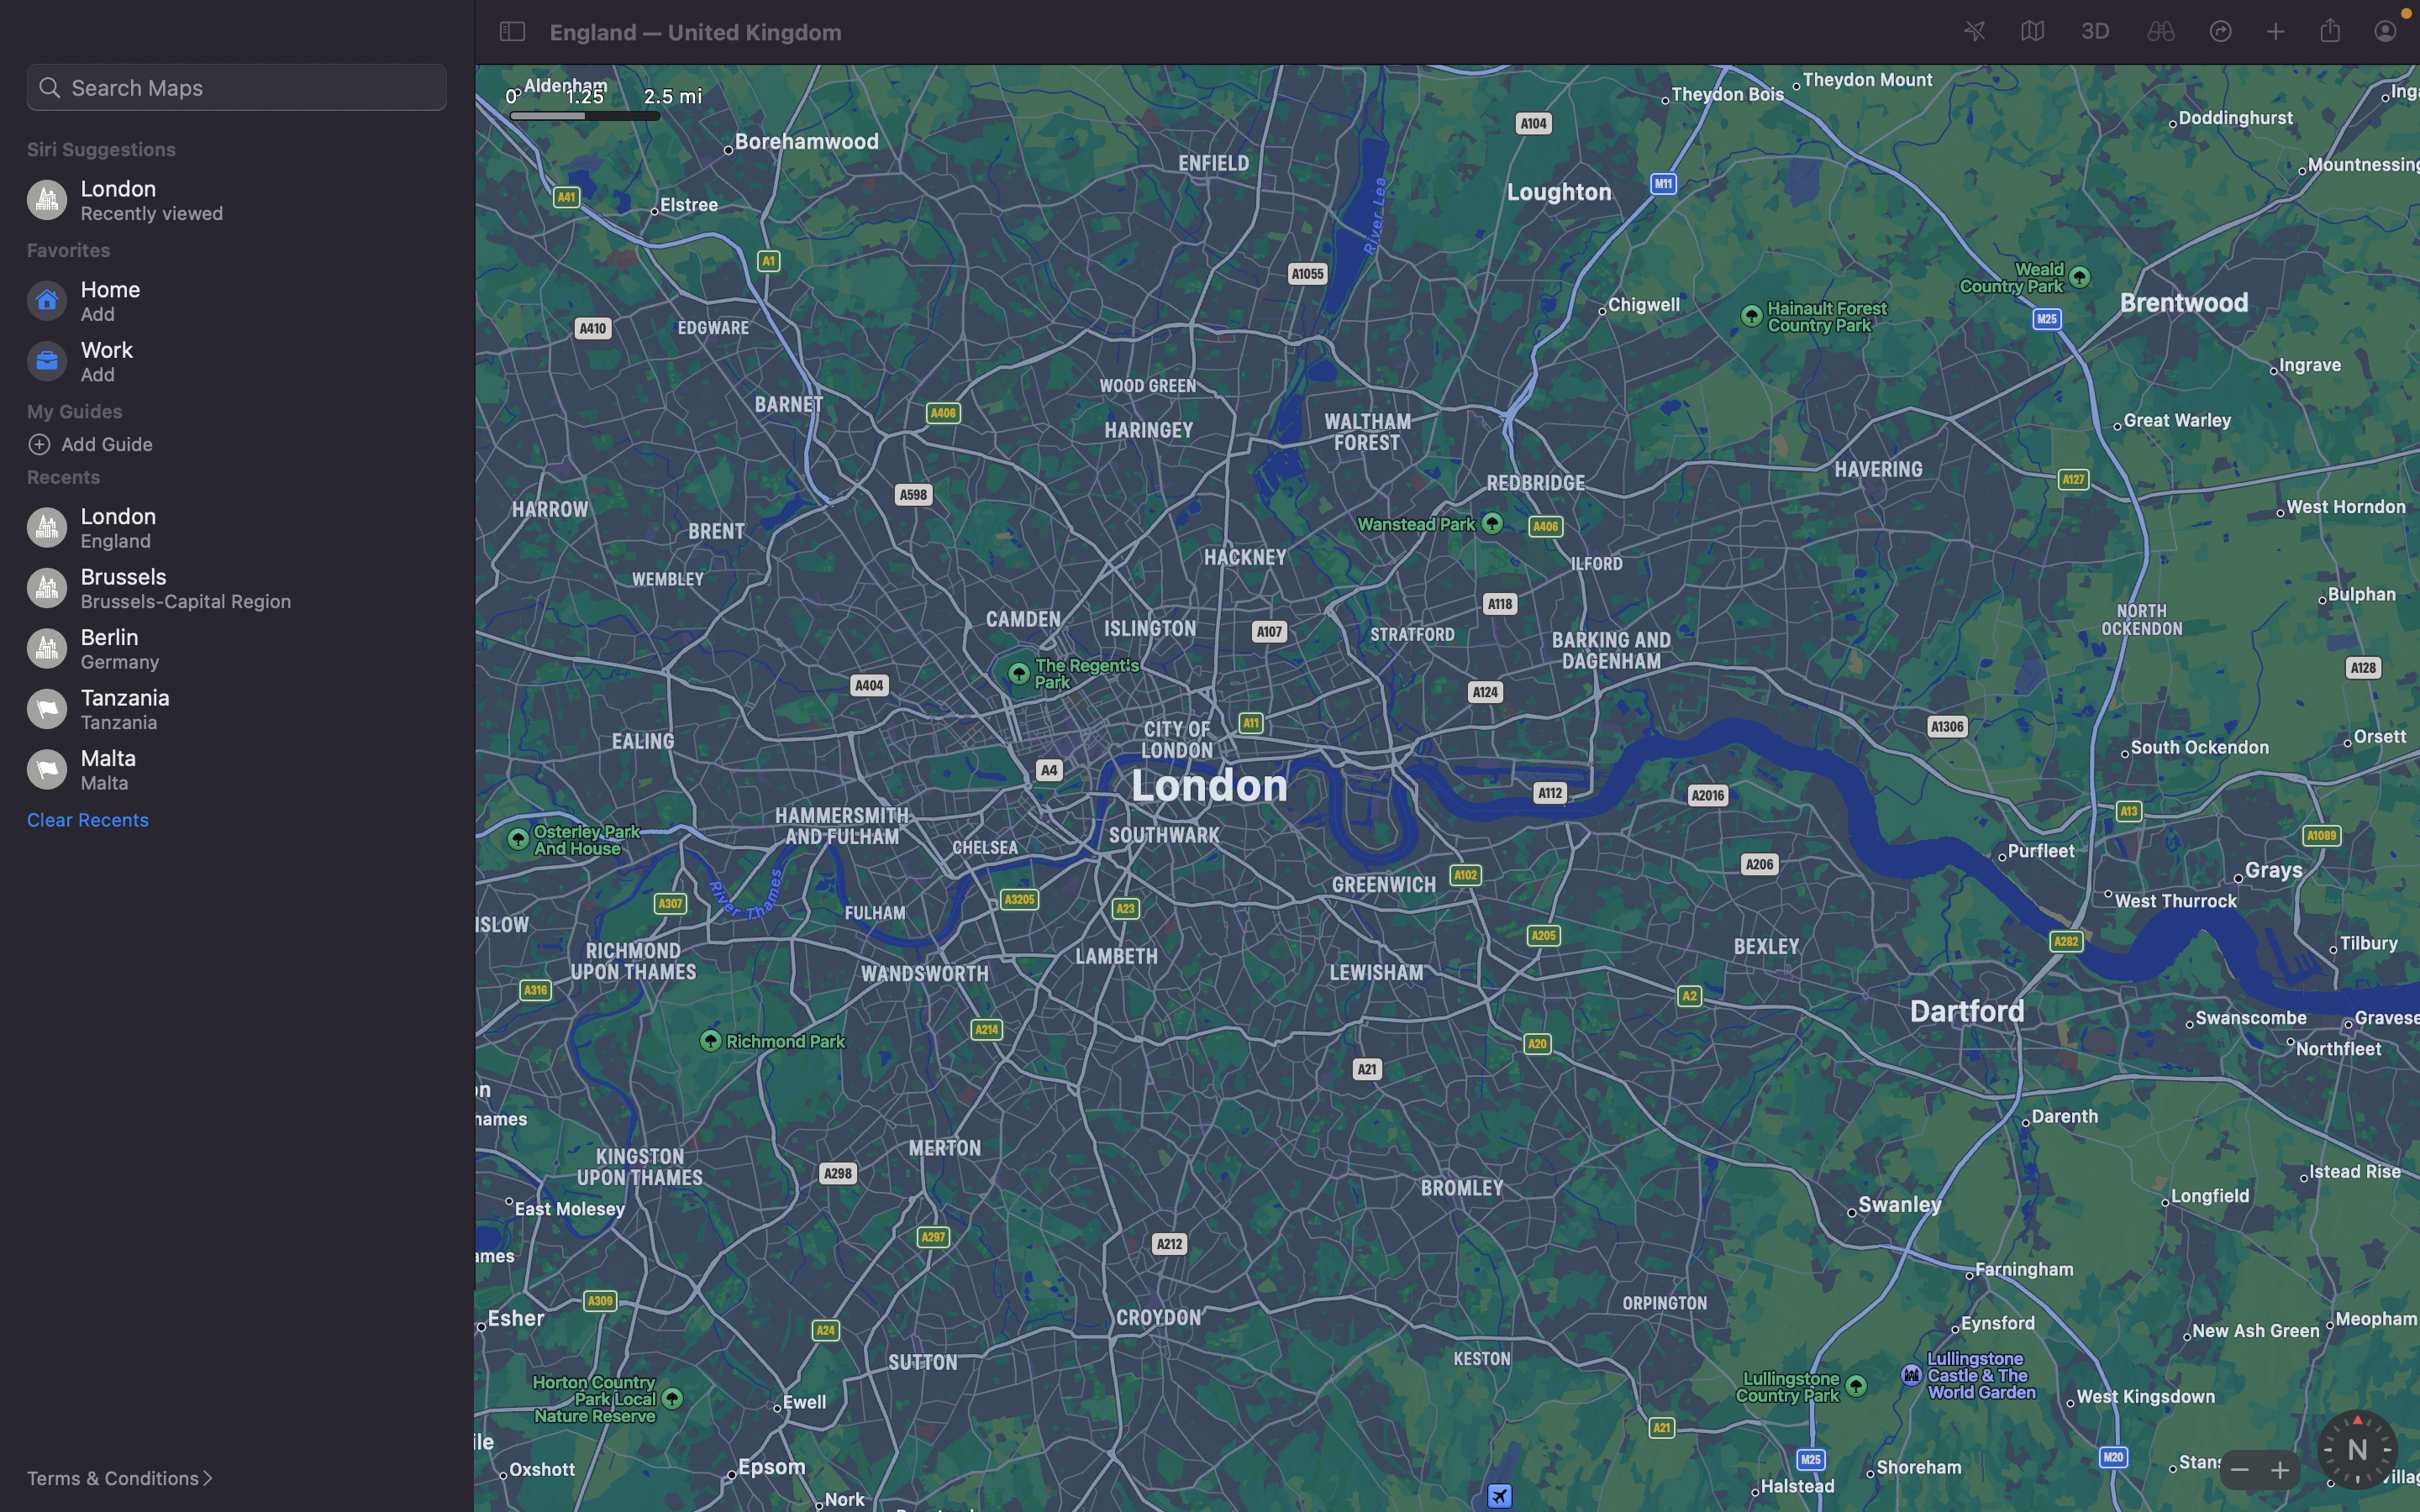 This screenshot has height=1512, width=2420. Describe the element at coordinates (2029, 32) in the screenshot. I see `Change the map view to satellite` at that location.